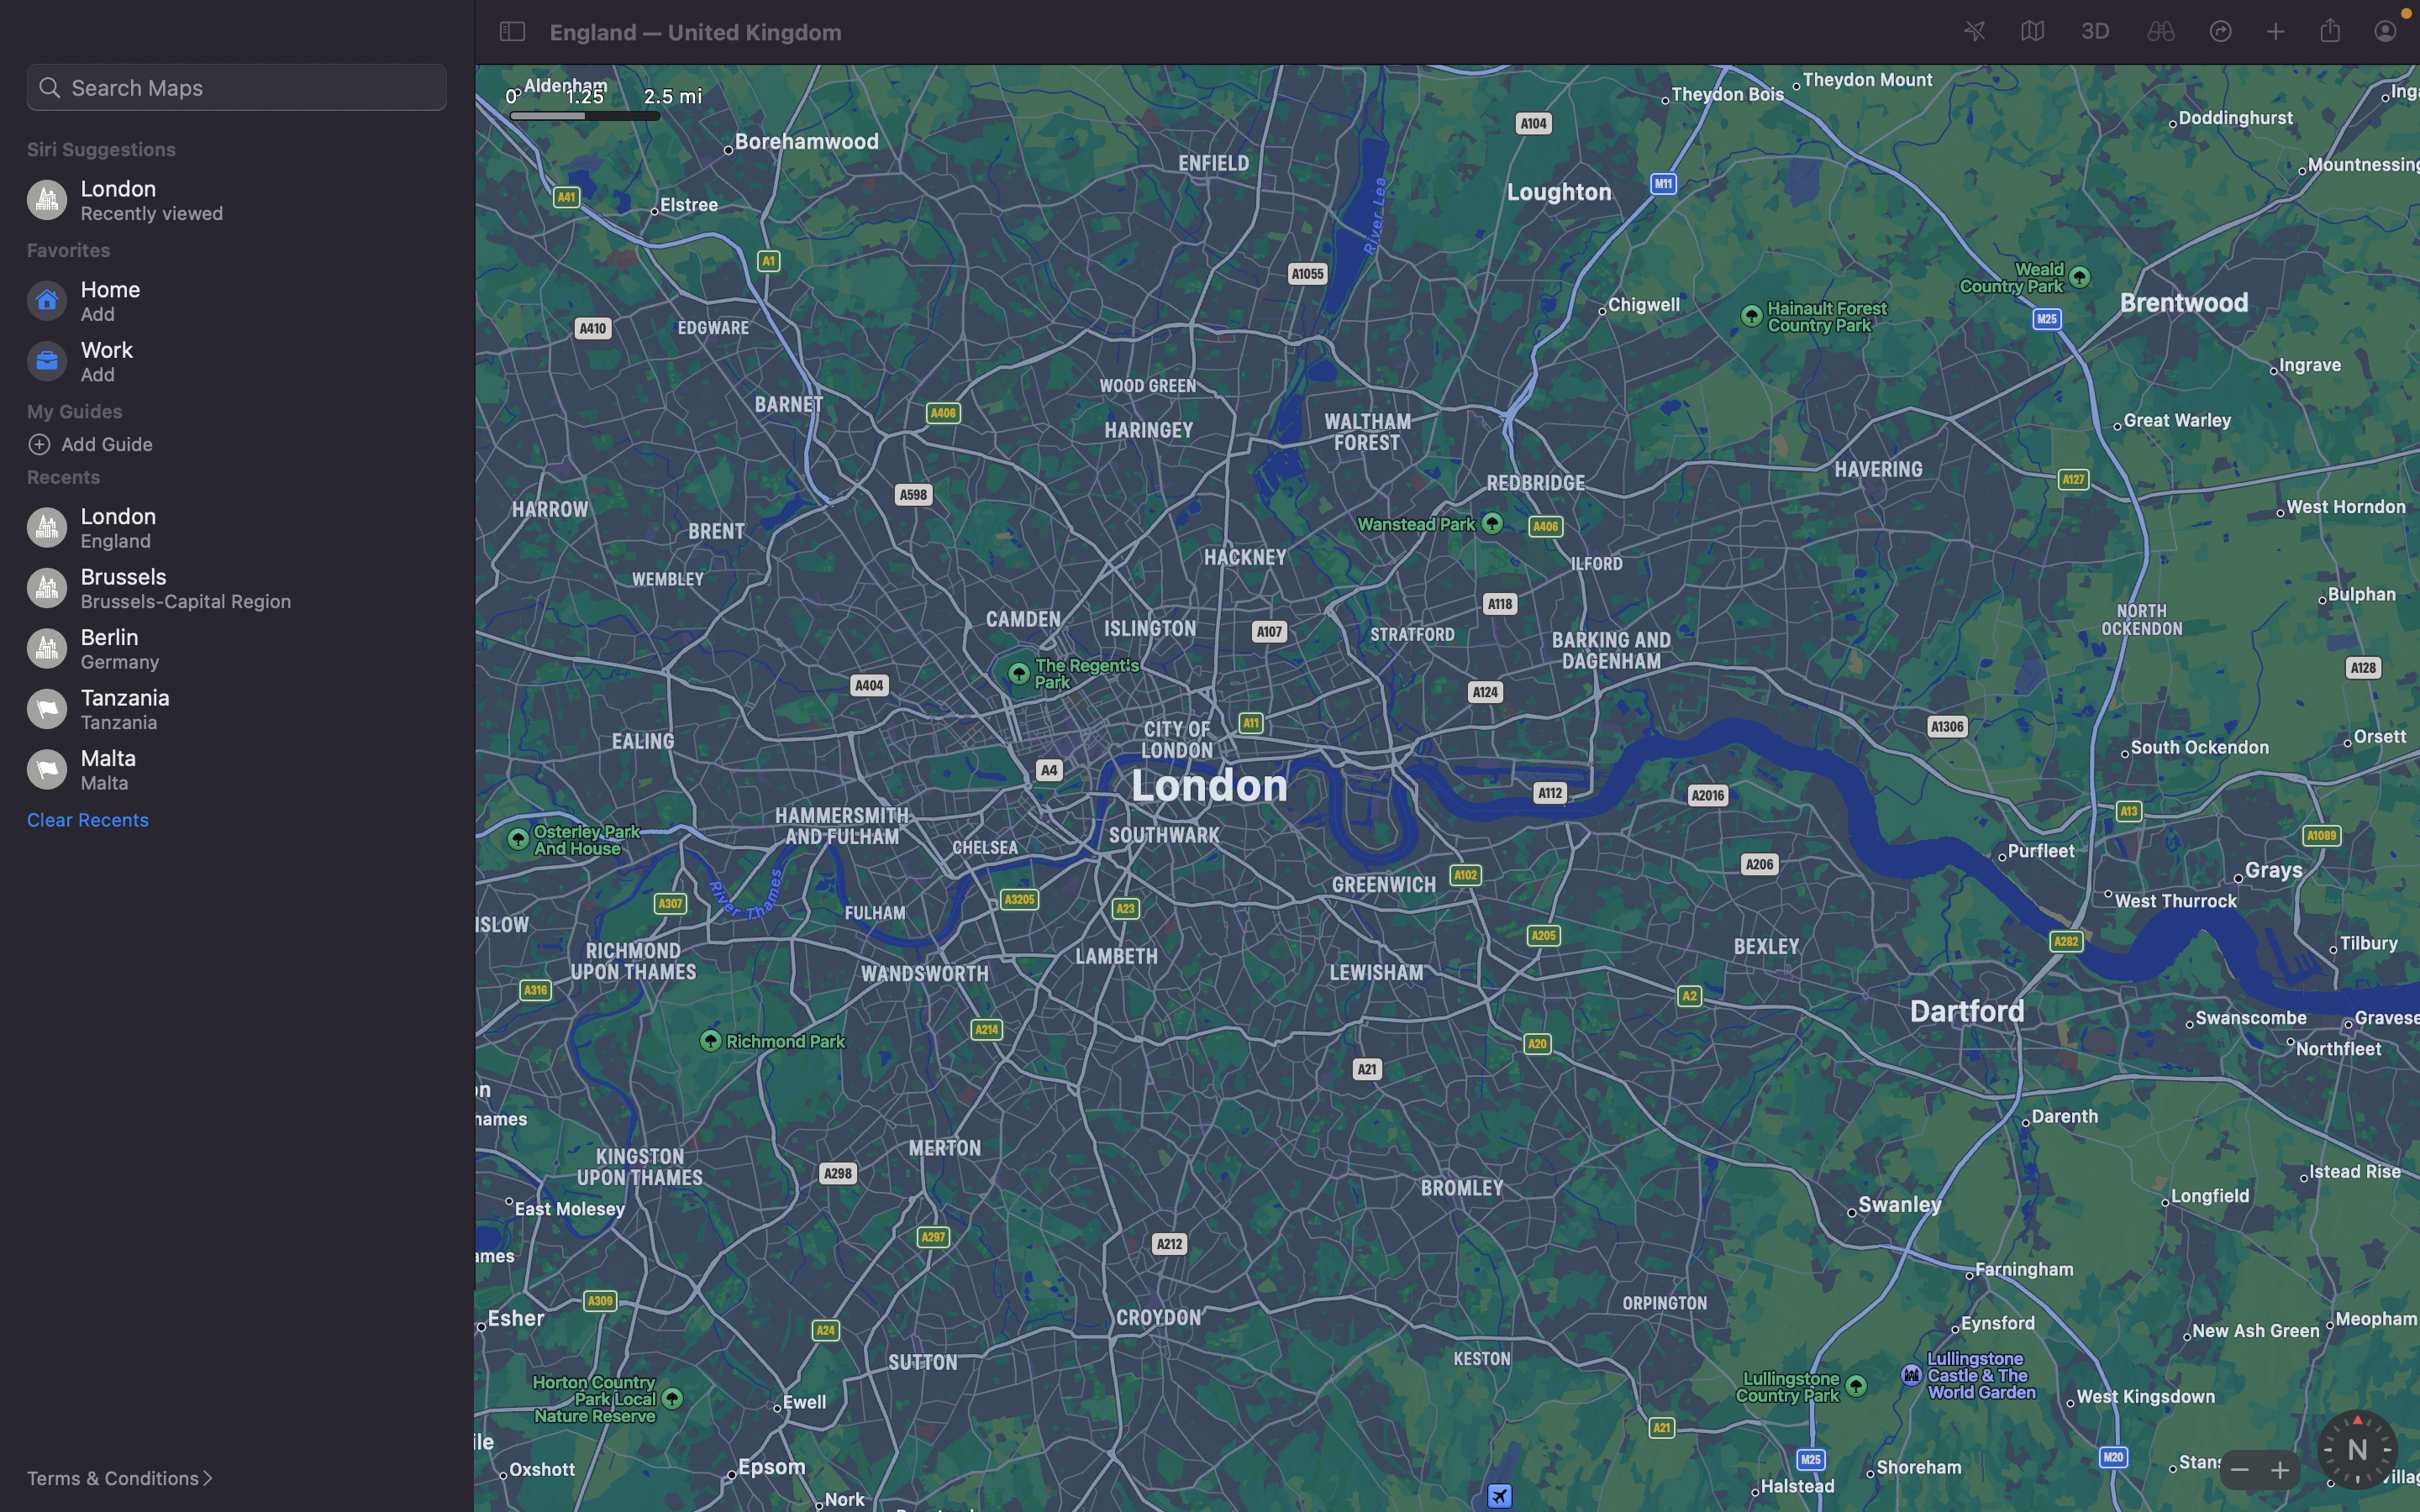 This screenshot has height=1512, width=2420. Describe the element at coordinates (2029, 32) in the screenshot. I see `Change the map view to satellite` at that location.